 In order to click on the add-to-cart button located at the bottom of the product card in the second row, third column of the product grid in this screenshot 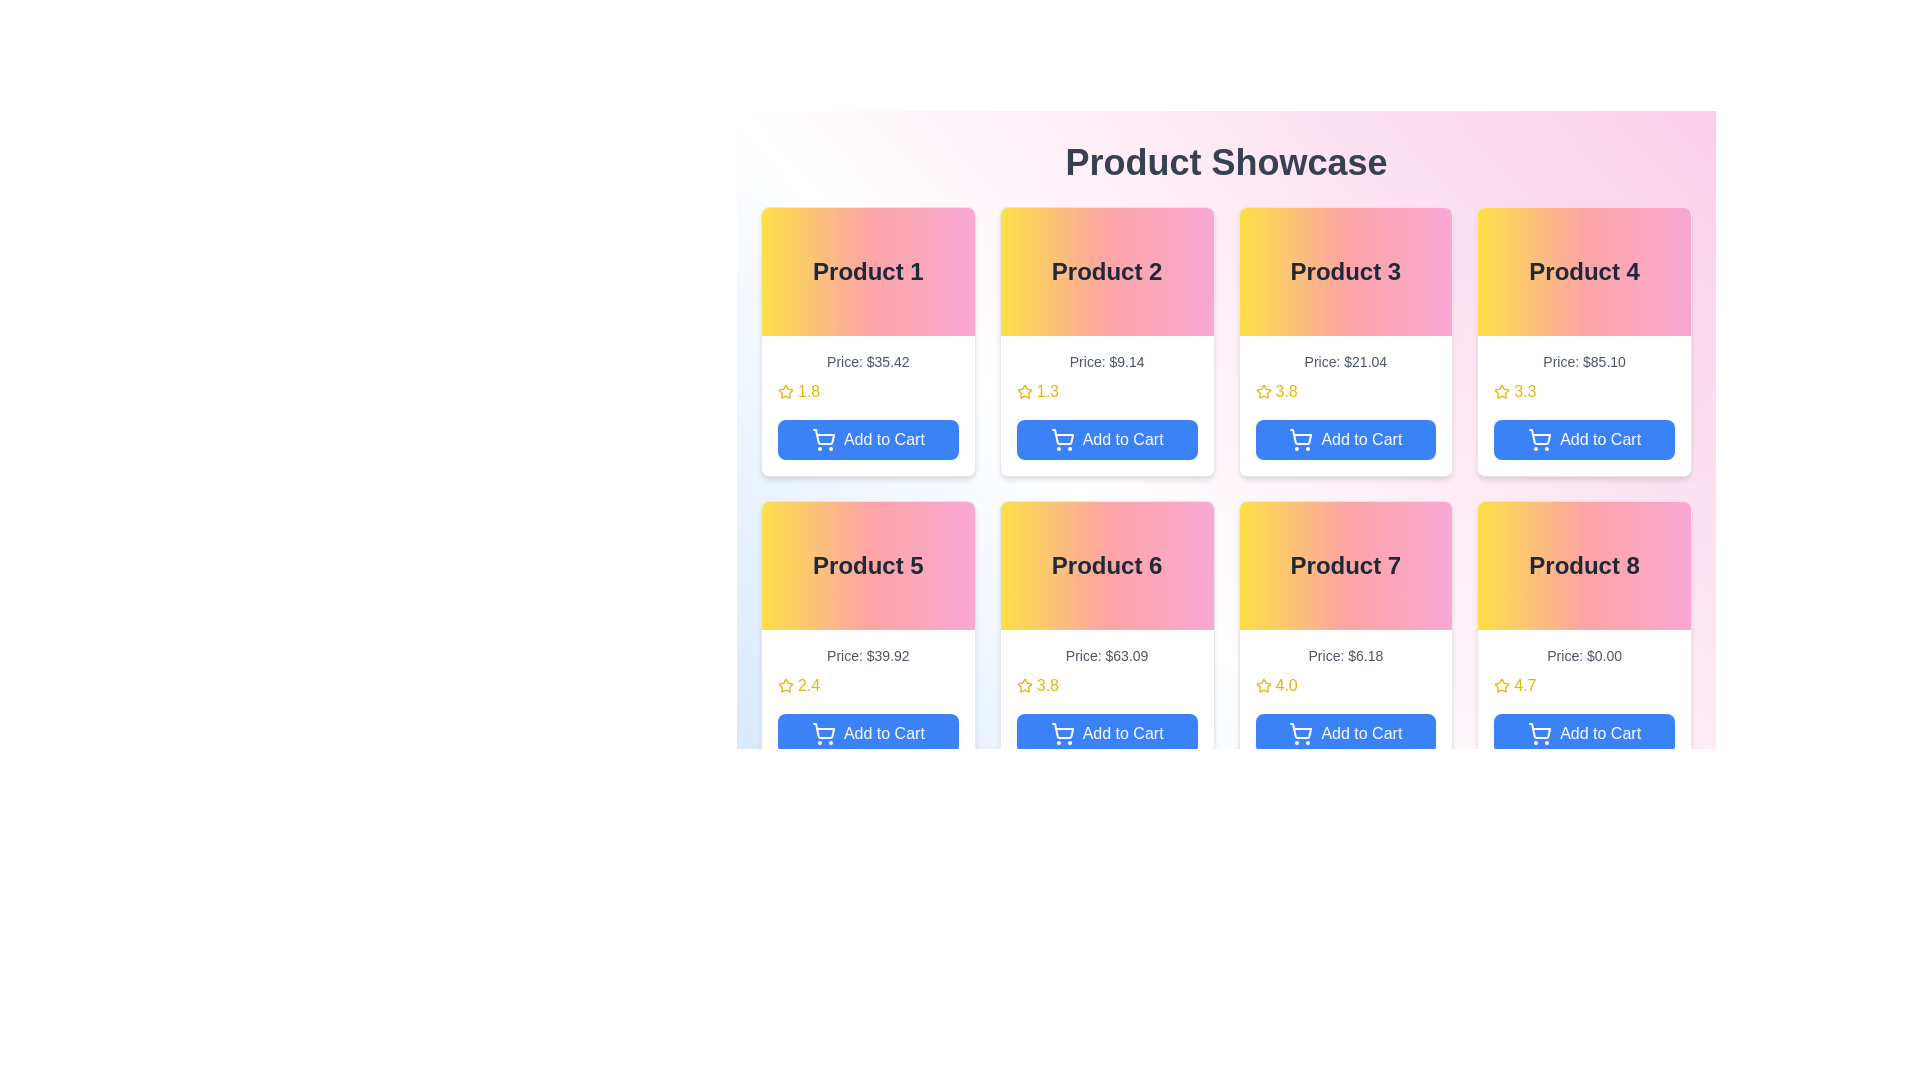, I will do `click(1345, 733)`.